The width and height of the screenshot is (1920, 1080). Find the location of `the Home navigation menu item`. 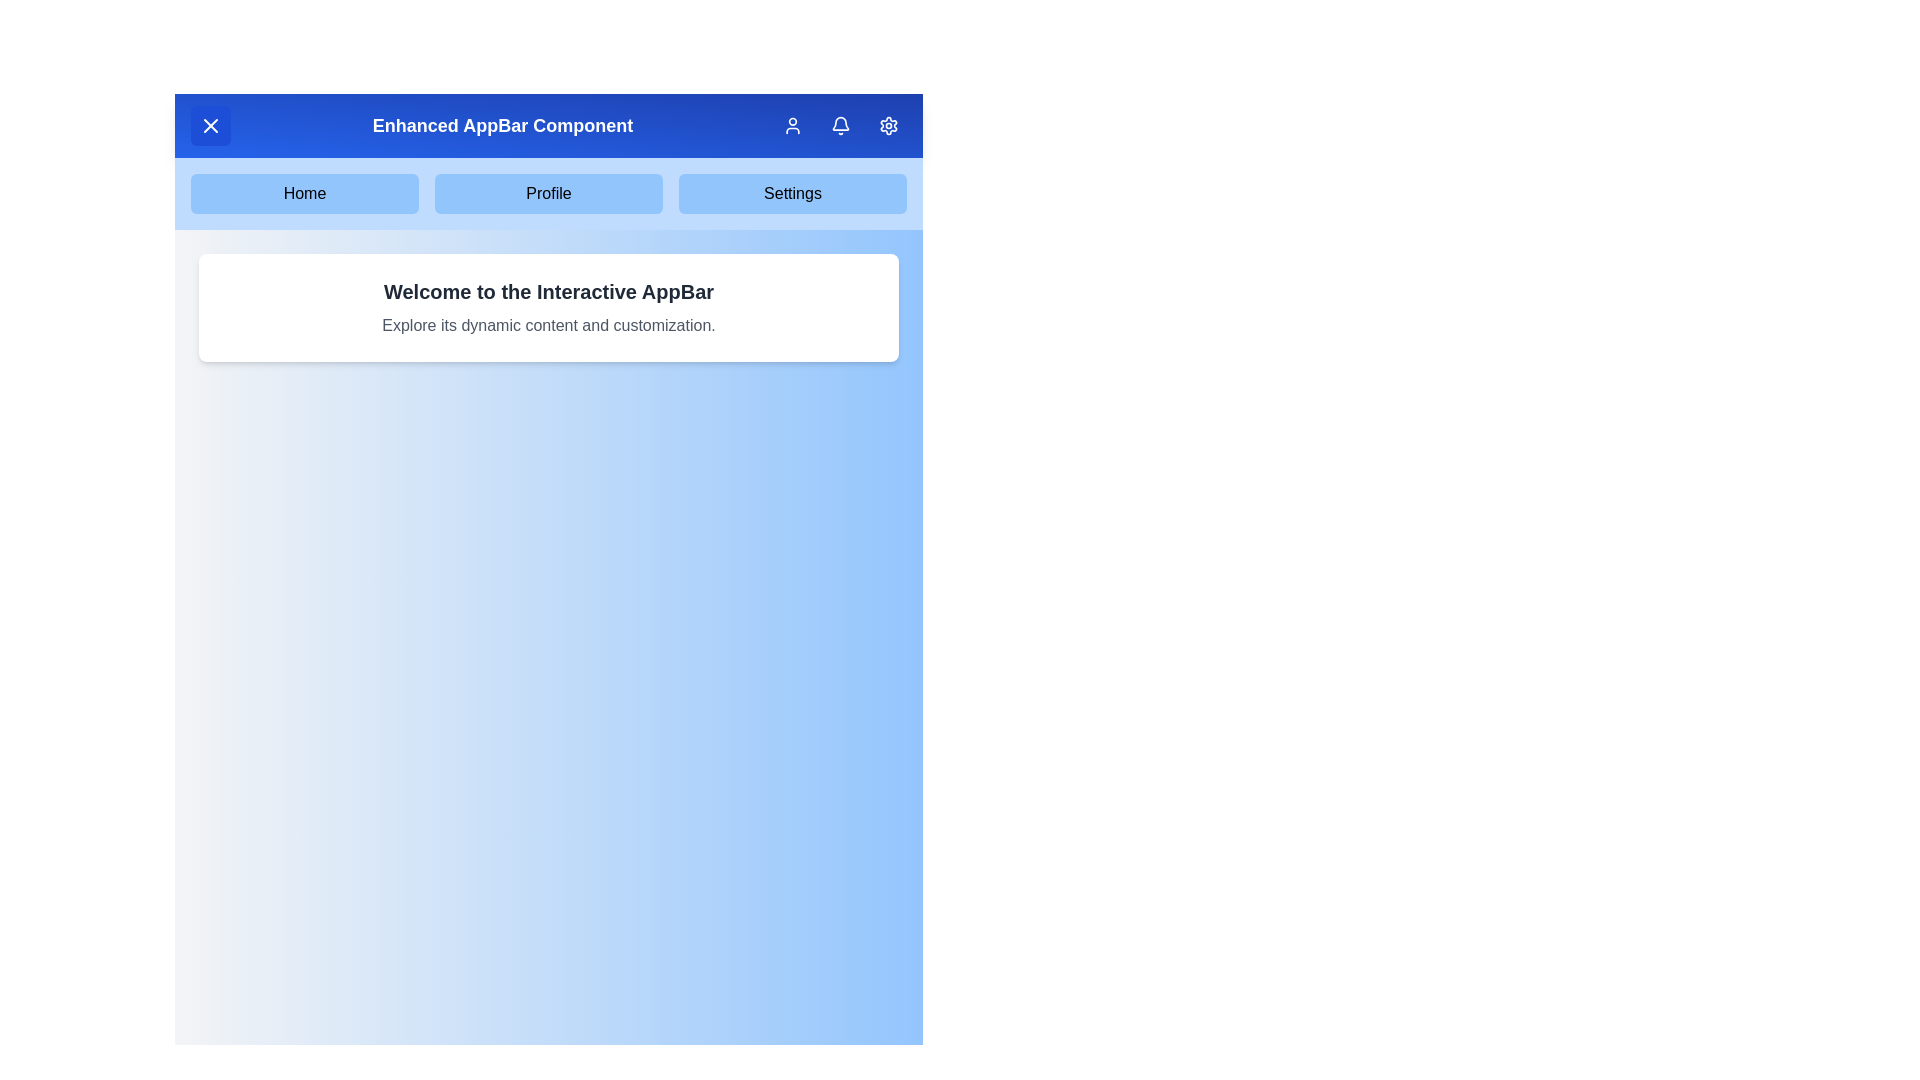

the Home navigation menu item is located at coordinates (304, 193).